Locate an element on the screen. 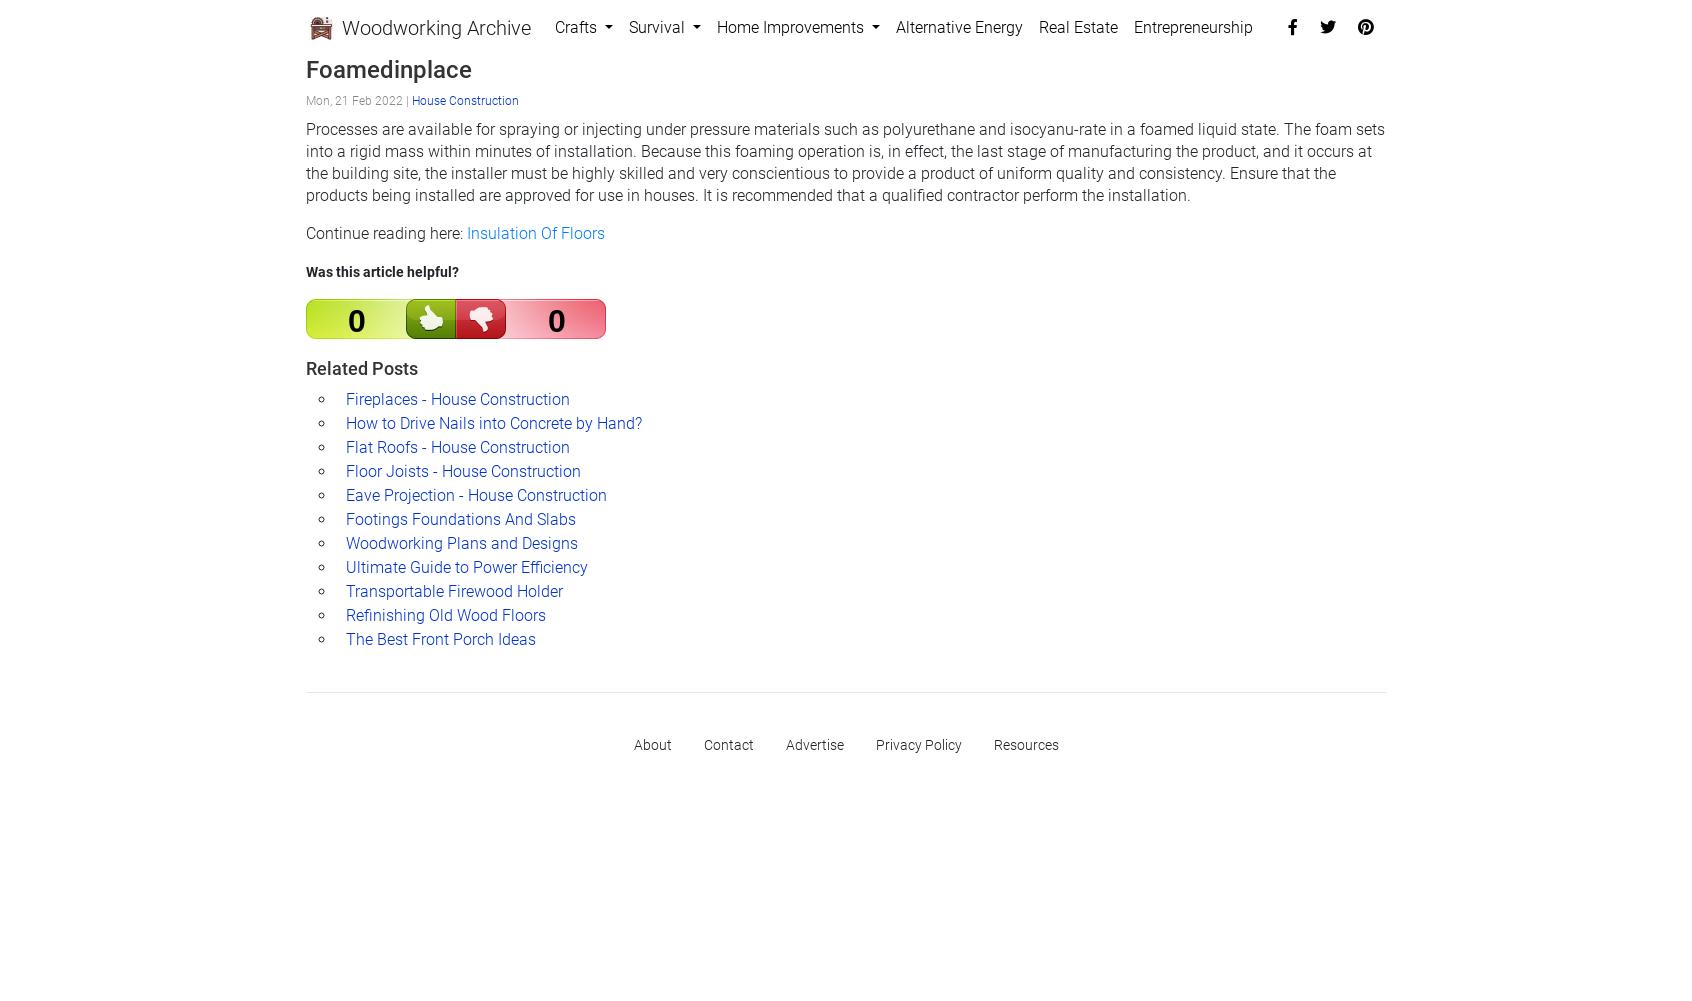 The image size is (1692, 1001). 'Woodworking Archive' is located at coordinates (432, 28).